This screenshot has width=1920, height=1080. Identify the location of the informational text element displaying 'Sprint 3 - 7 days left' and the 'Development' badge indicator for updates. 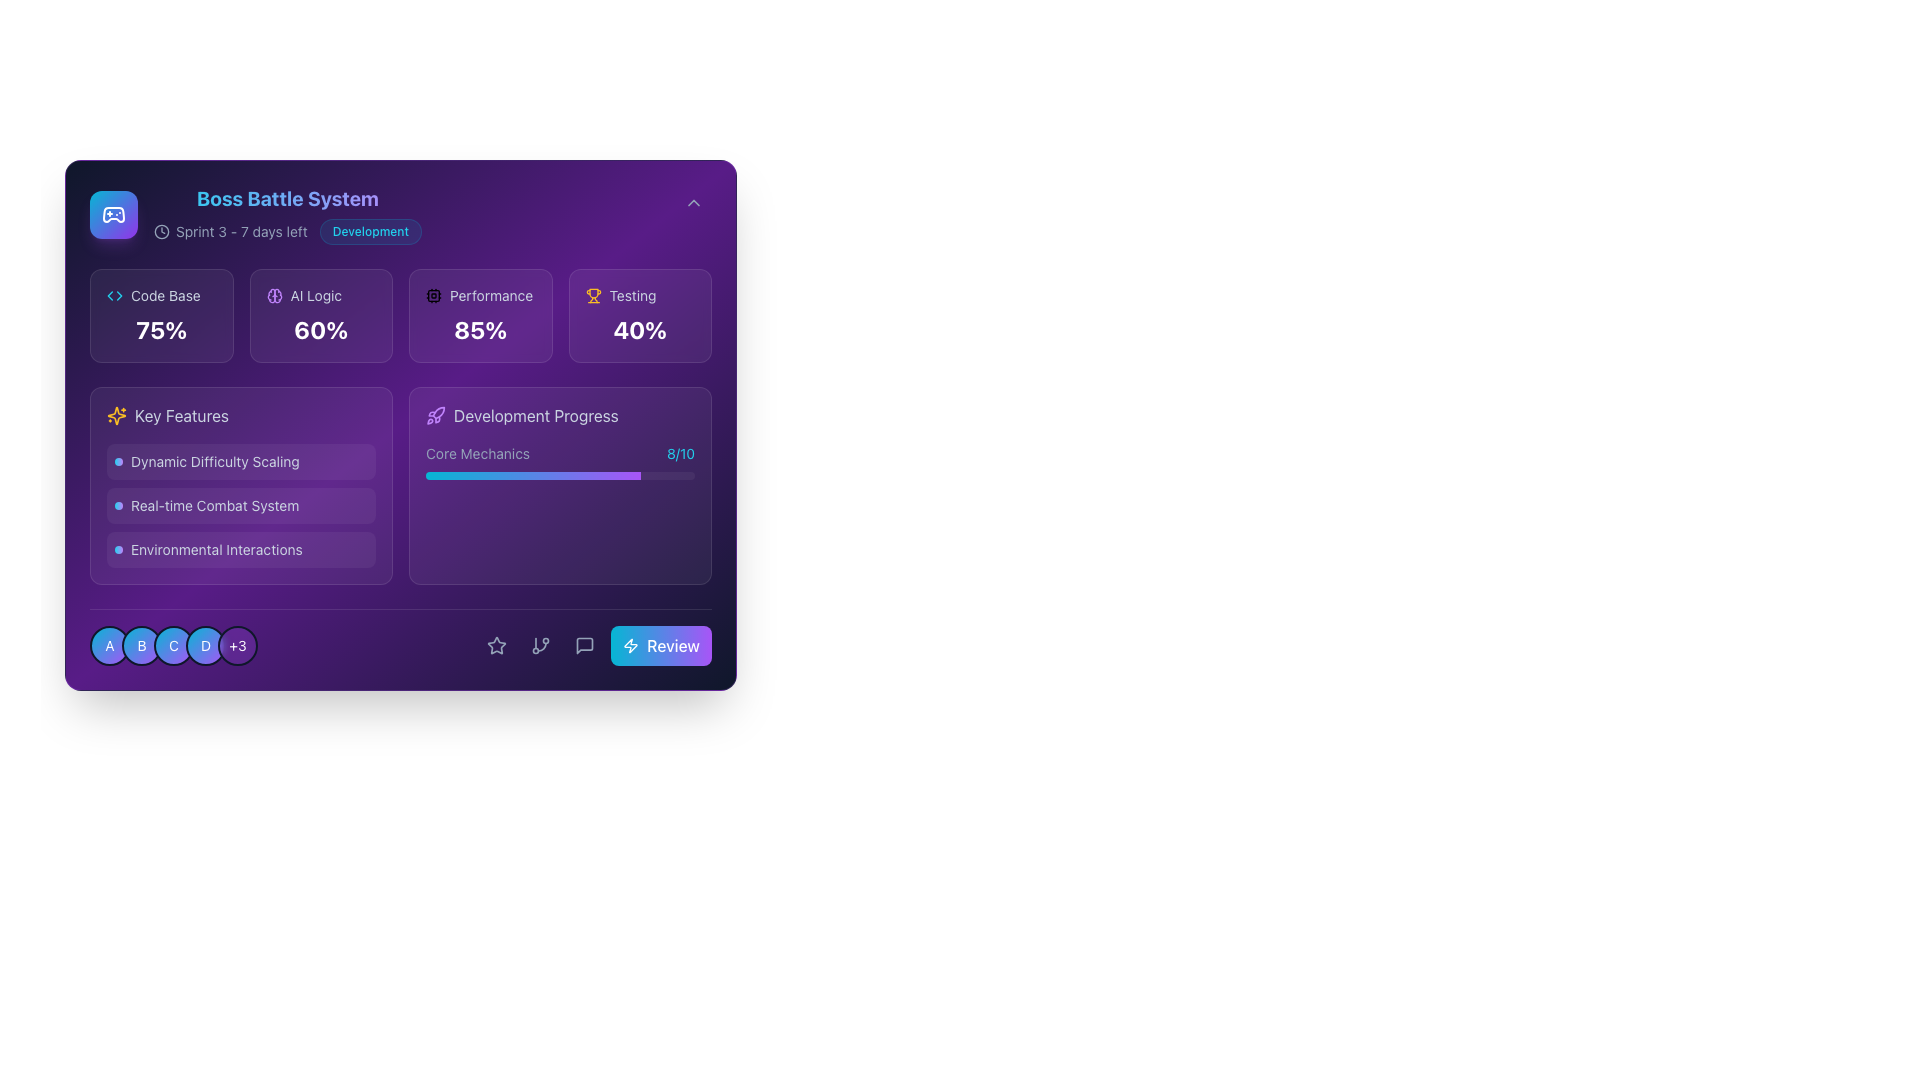
(287, 230).